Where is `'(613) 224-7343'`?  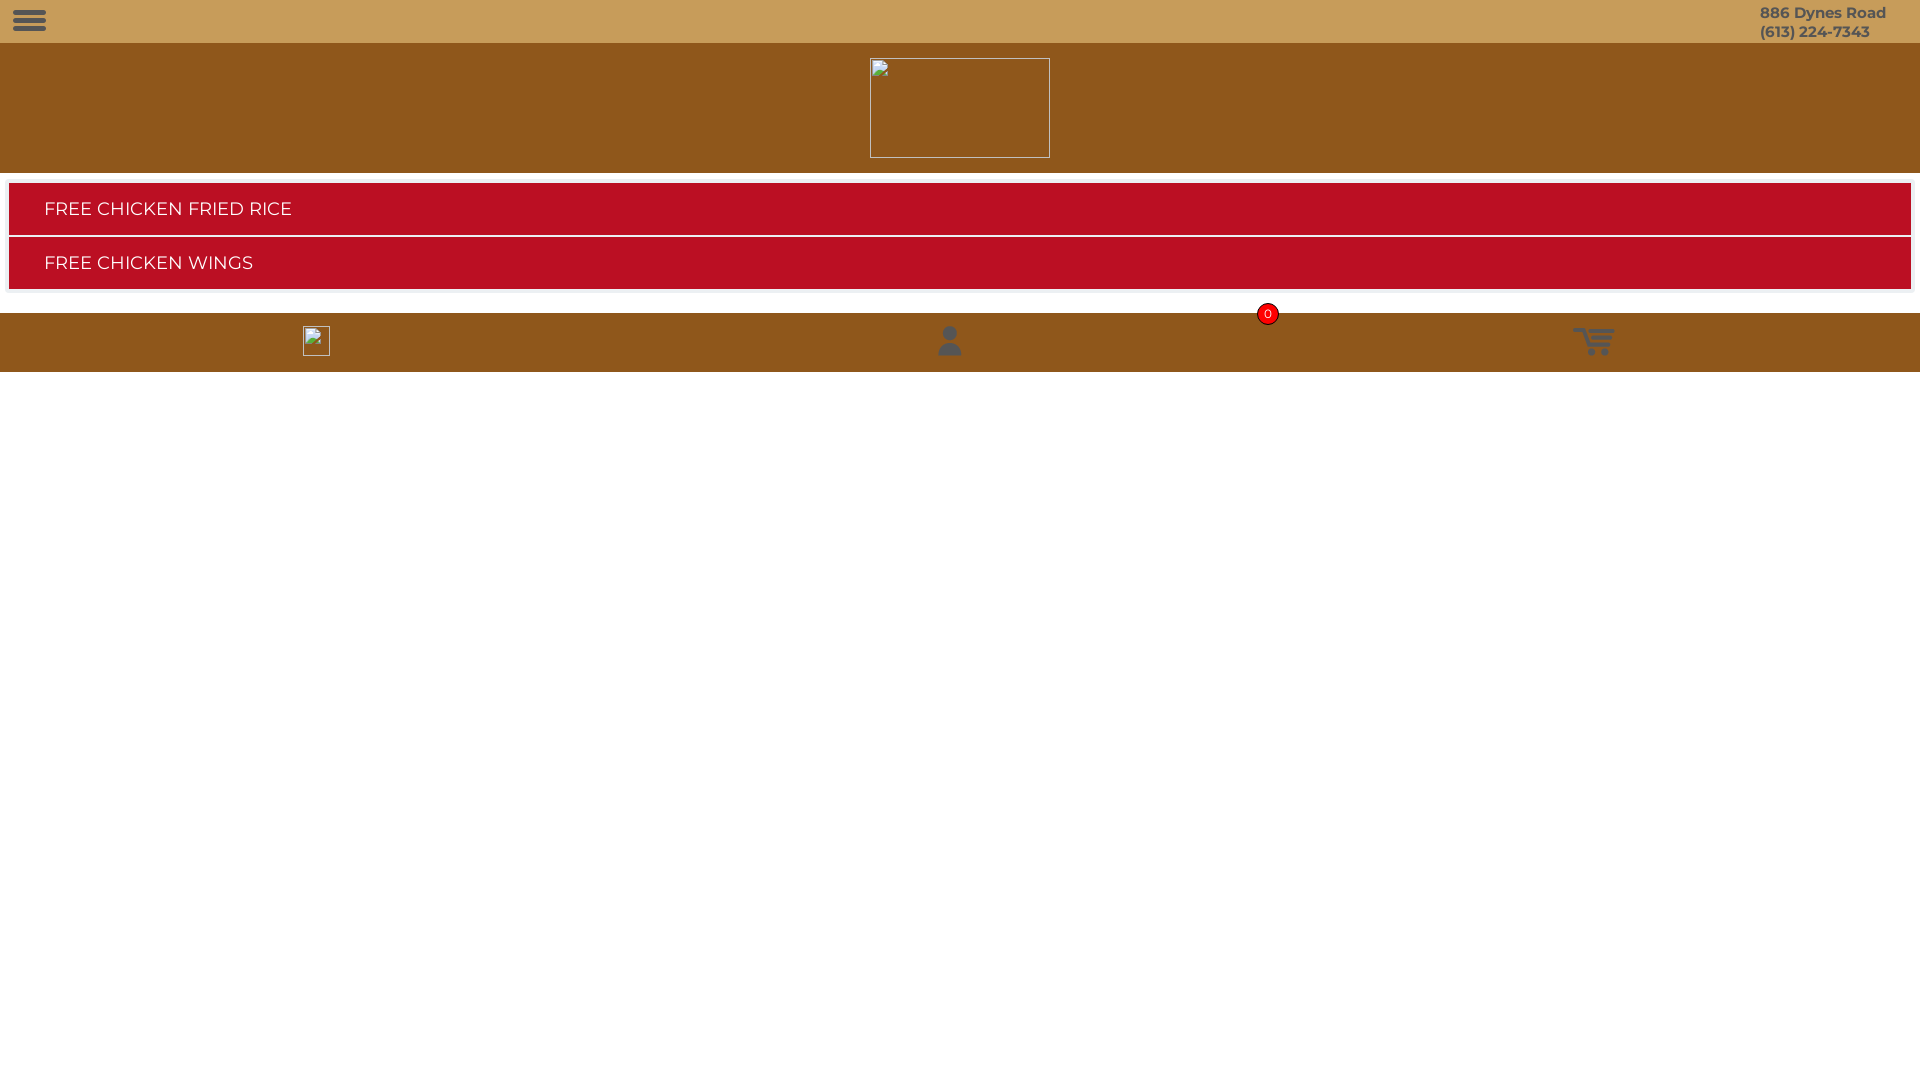
'(613) 224-7343' is located at coordinates (1814, 31).